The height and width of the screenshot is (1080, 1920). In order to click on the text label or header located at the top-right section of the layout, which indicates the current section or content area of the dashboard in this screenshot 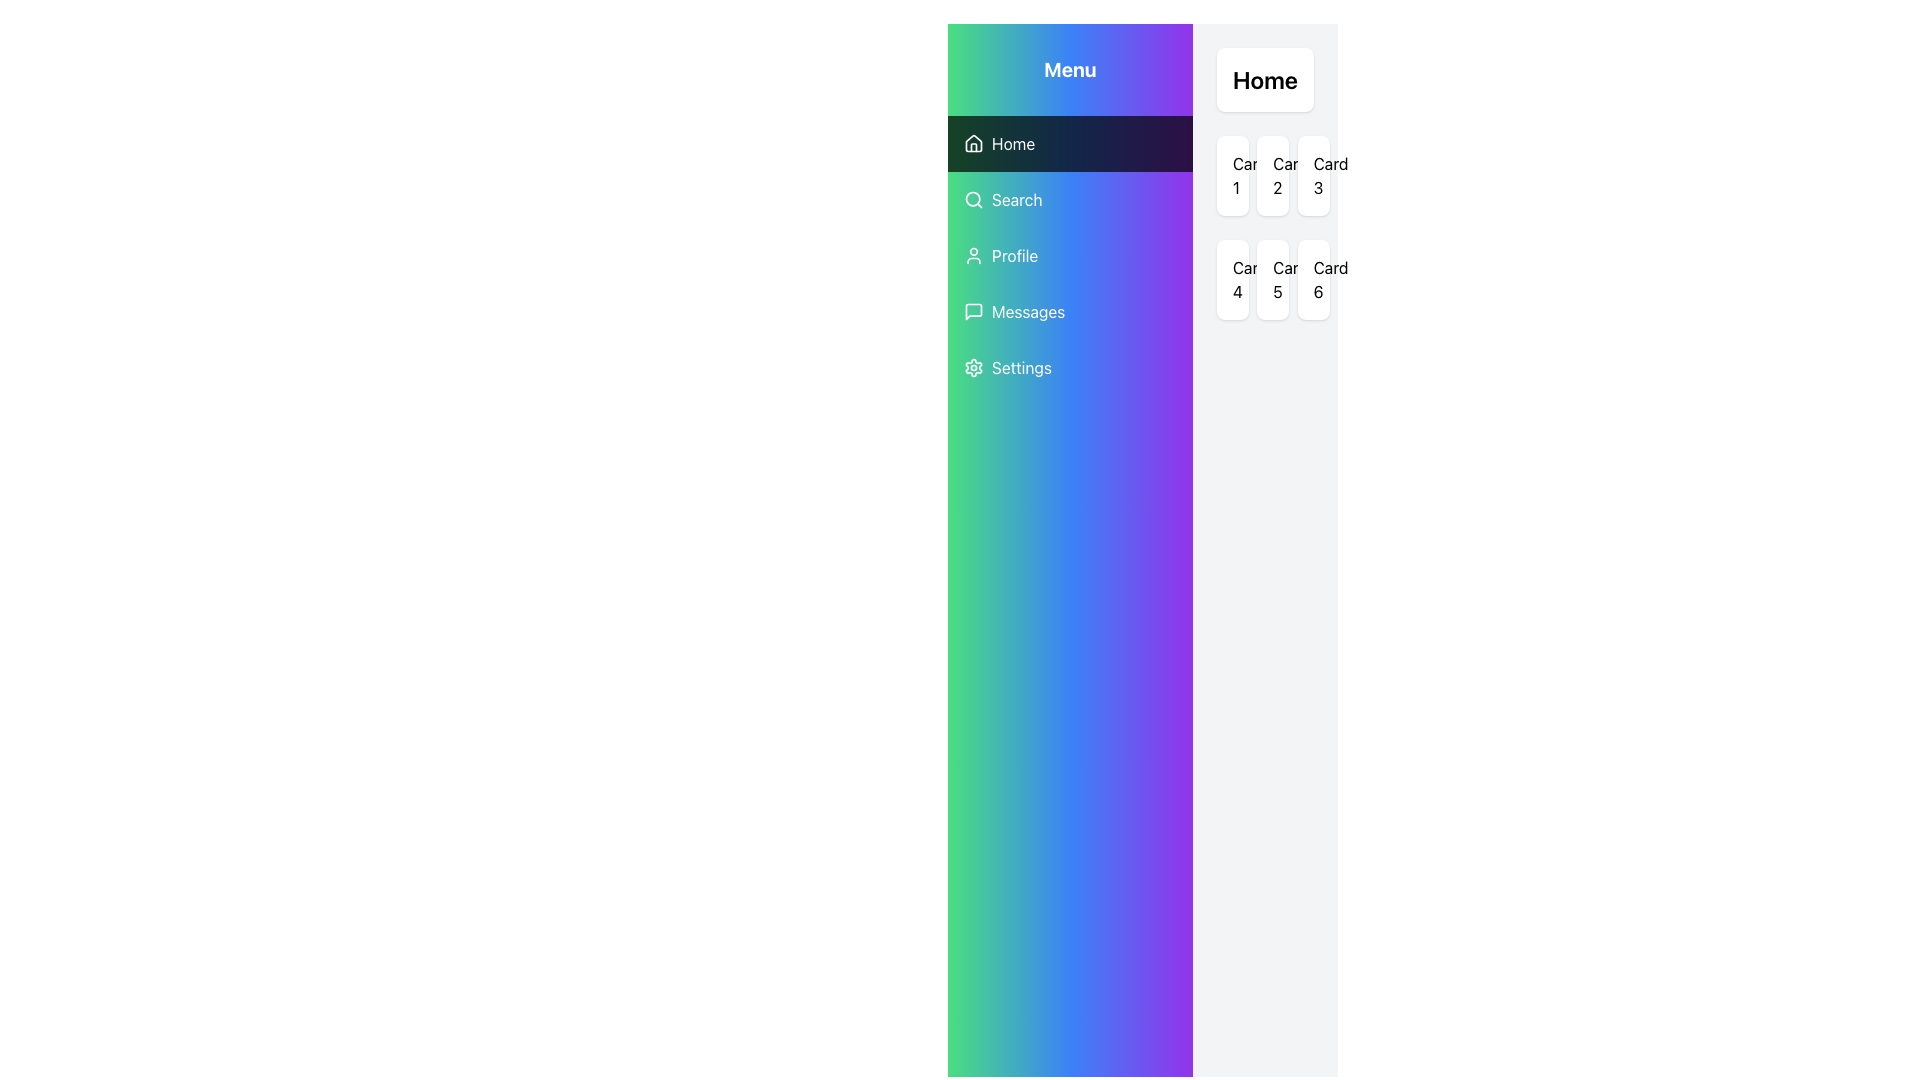, I will do `click(1264, 79)`.